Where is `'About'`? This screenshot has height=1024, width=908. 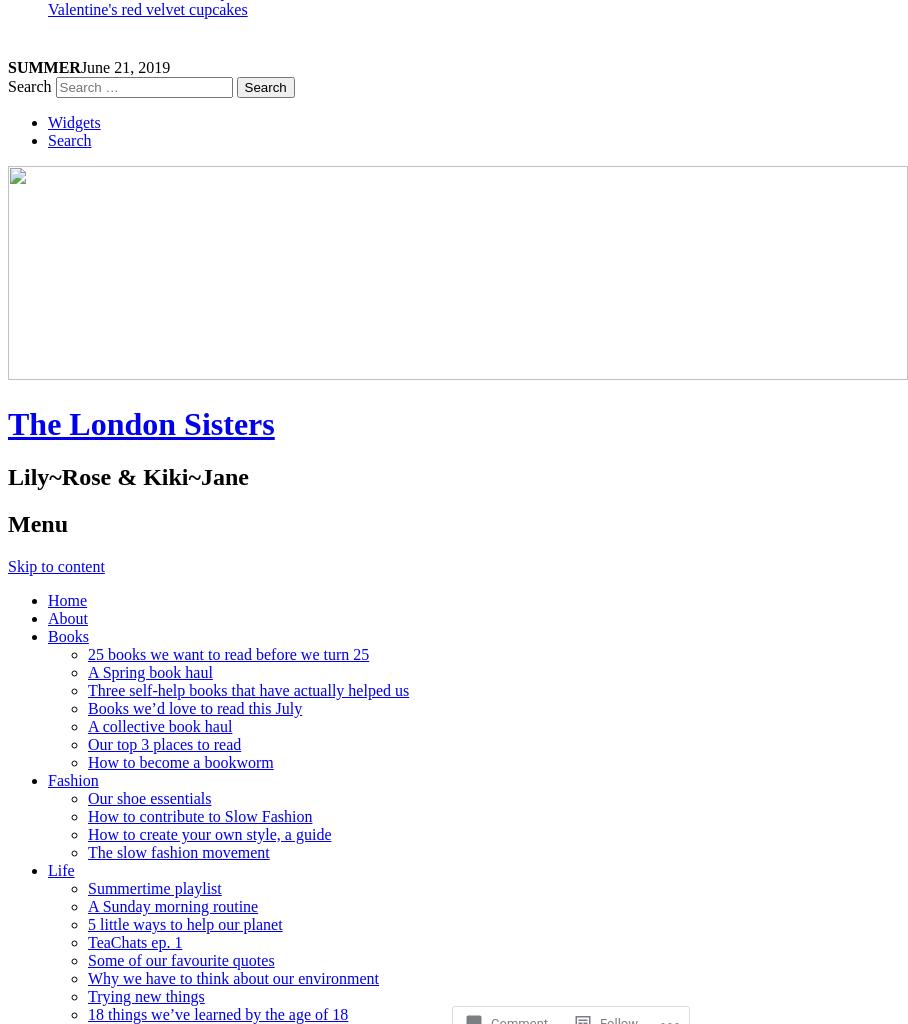
'About' is located at coordinates (68, 618).